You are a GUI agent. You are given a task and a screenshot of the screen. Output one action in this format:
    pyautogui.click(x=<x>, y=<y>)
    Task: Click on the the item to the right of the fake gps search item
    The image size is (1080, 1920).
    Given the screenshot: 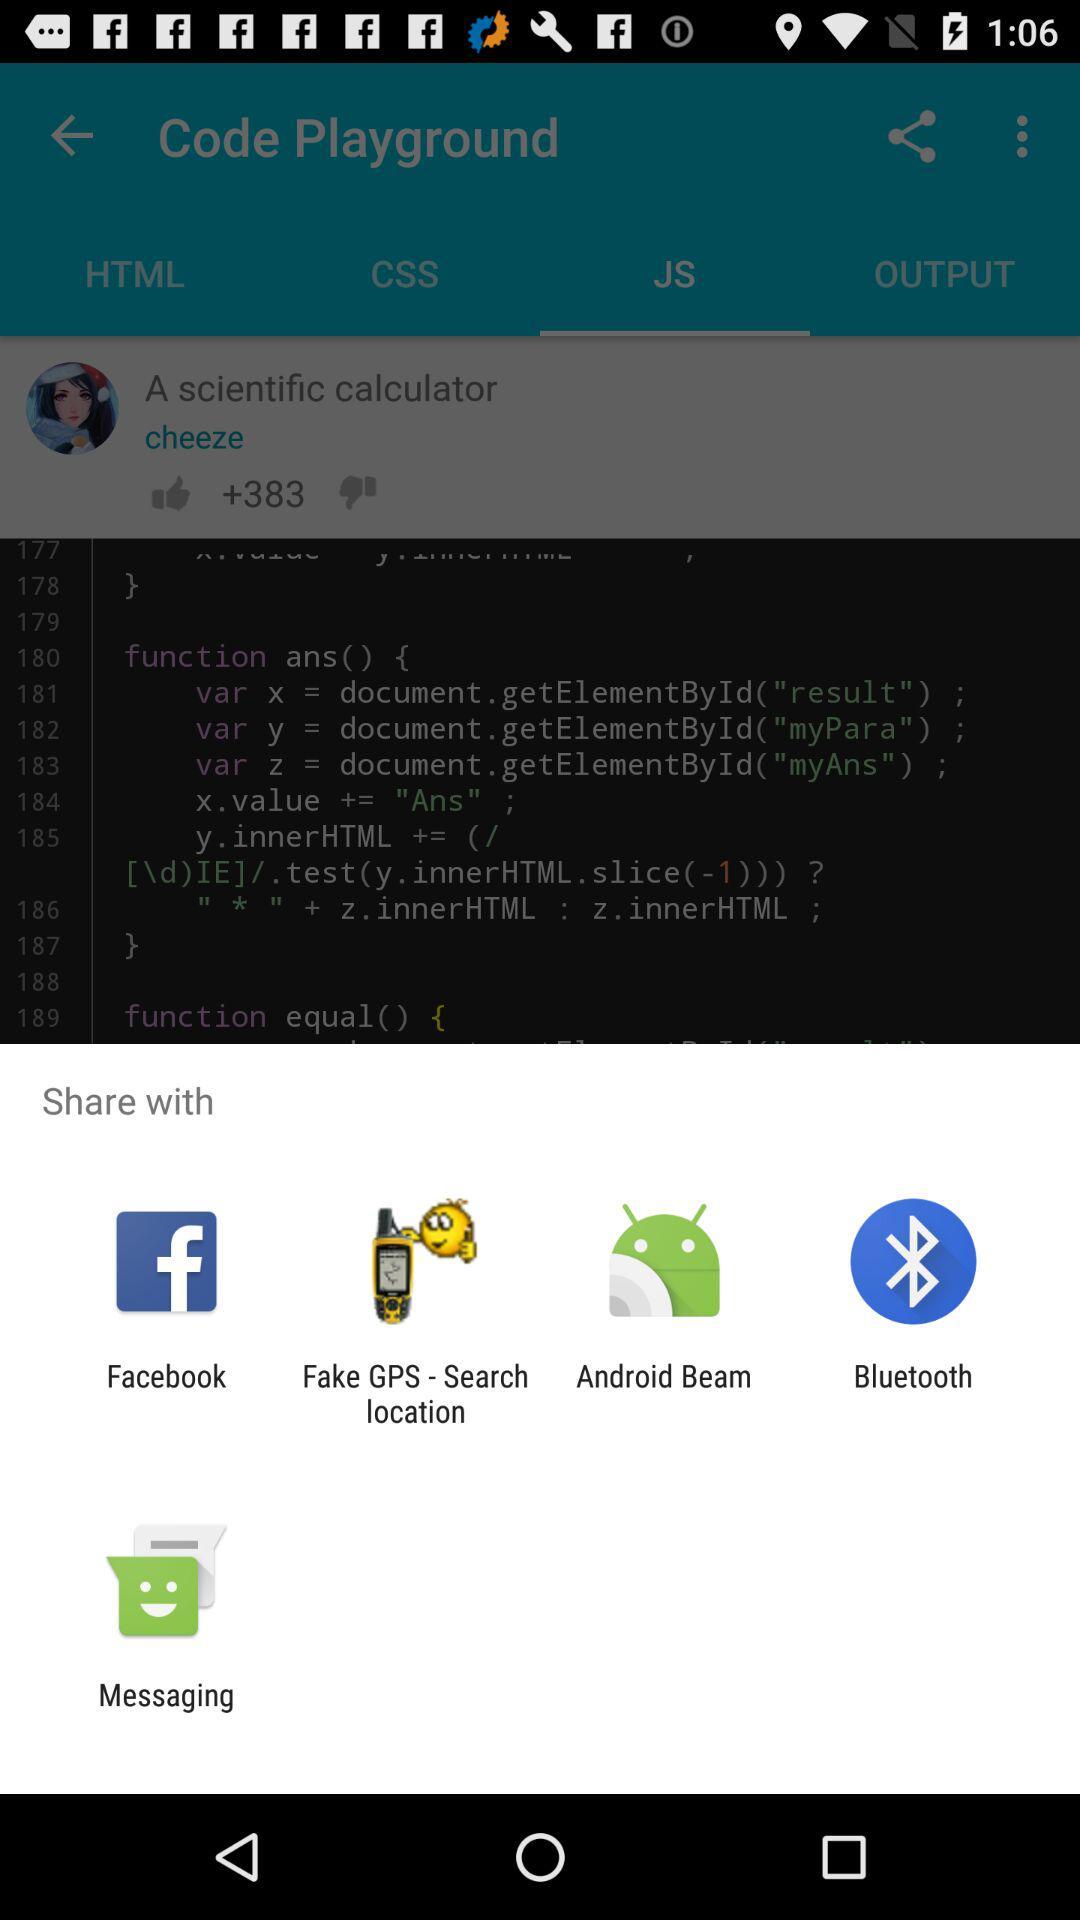 What is the action you would take?
    pyautogui.click(x=664, y=1392)
    